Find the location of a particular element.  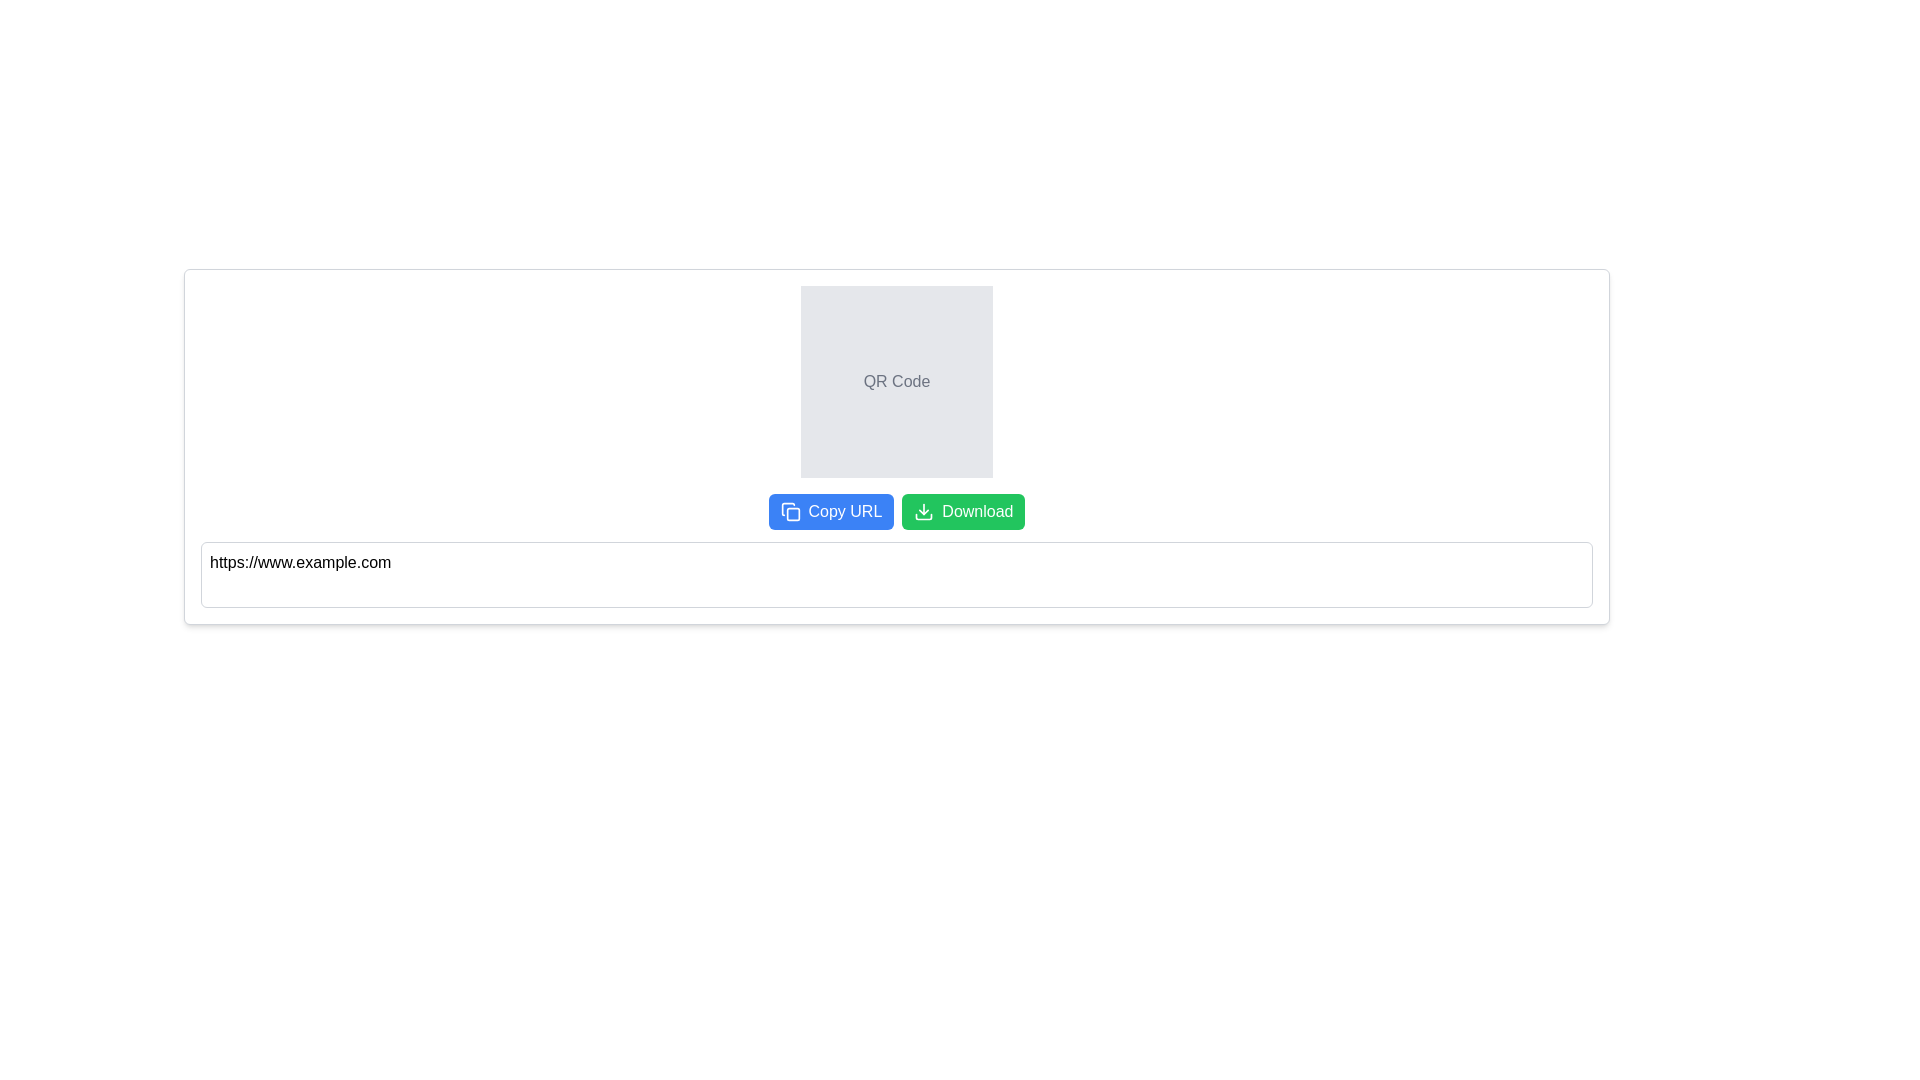

the green 'Download' button which contains the download icon, located at the bottom-right of the interface is located at coordinates (923, 511).